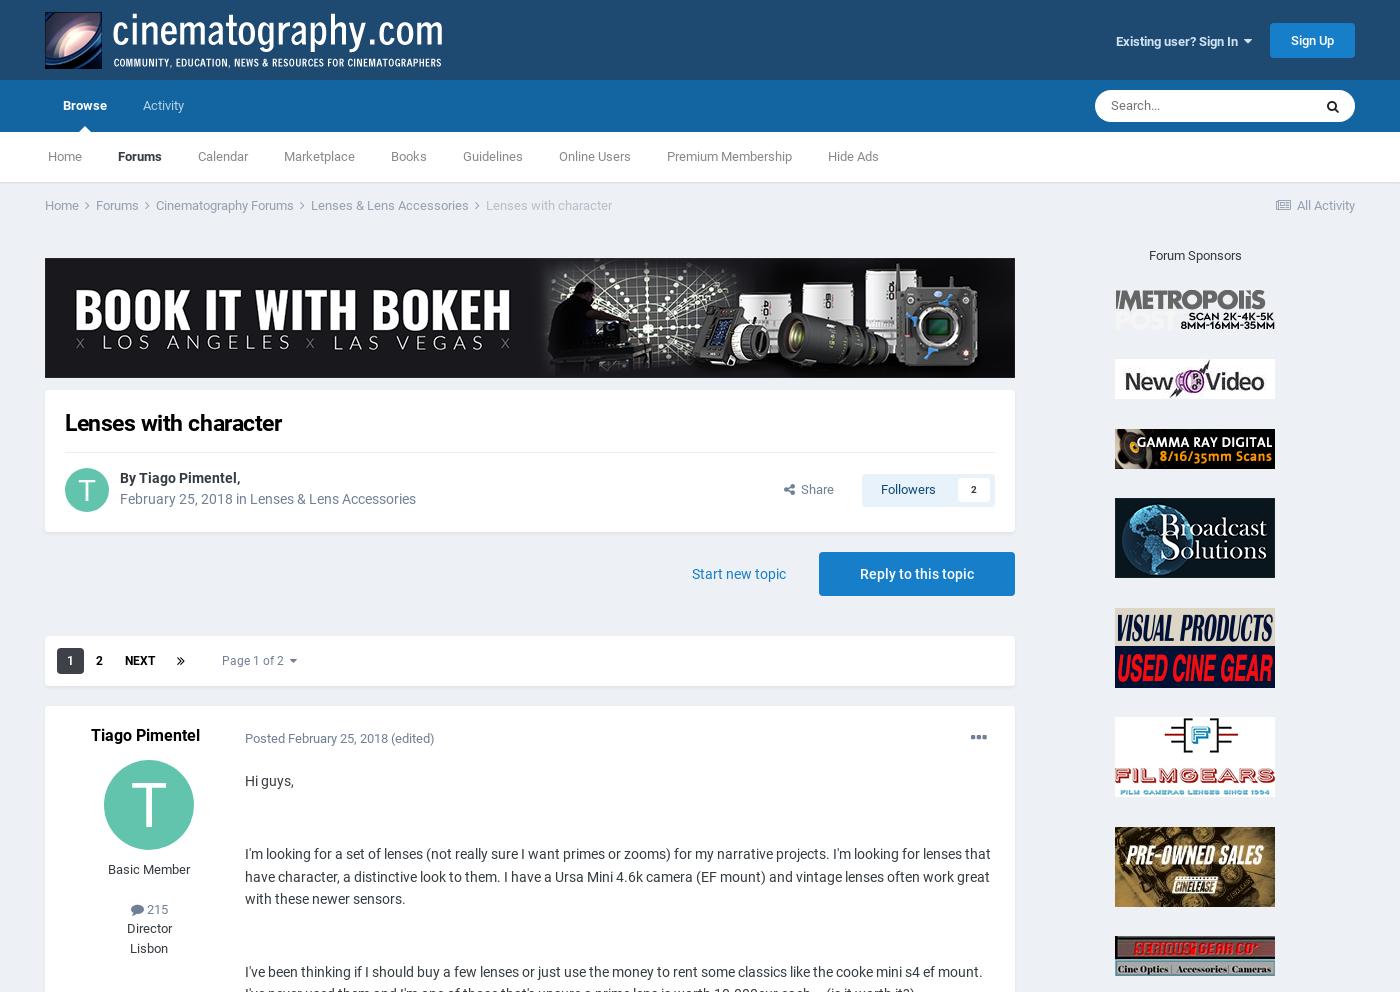 Image resolution: width=1400 pixels, height=992 pixels. What do you see at coordinates (1290, 38) in the screenshot?
I see `'Sign Up'` at bounding box center [1290, 38].